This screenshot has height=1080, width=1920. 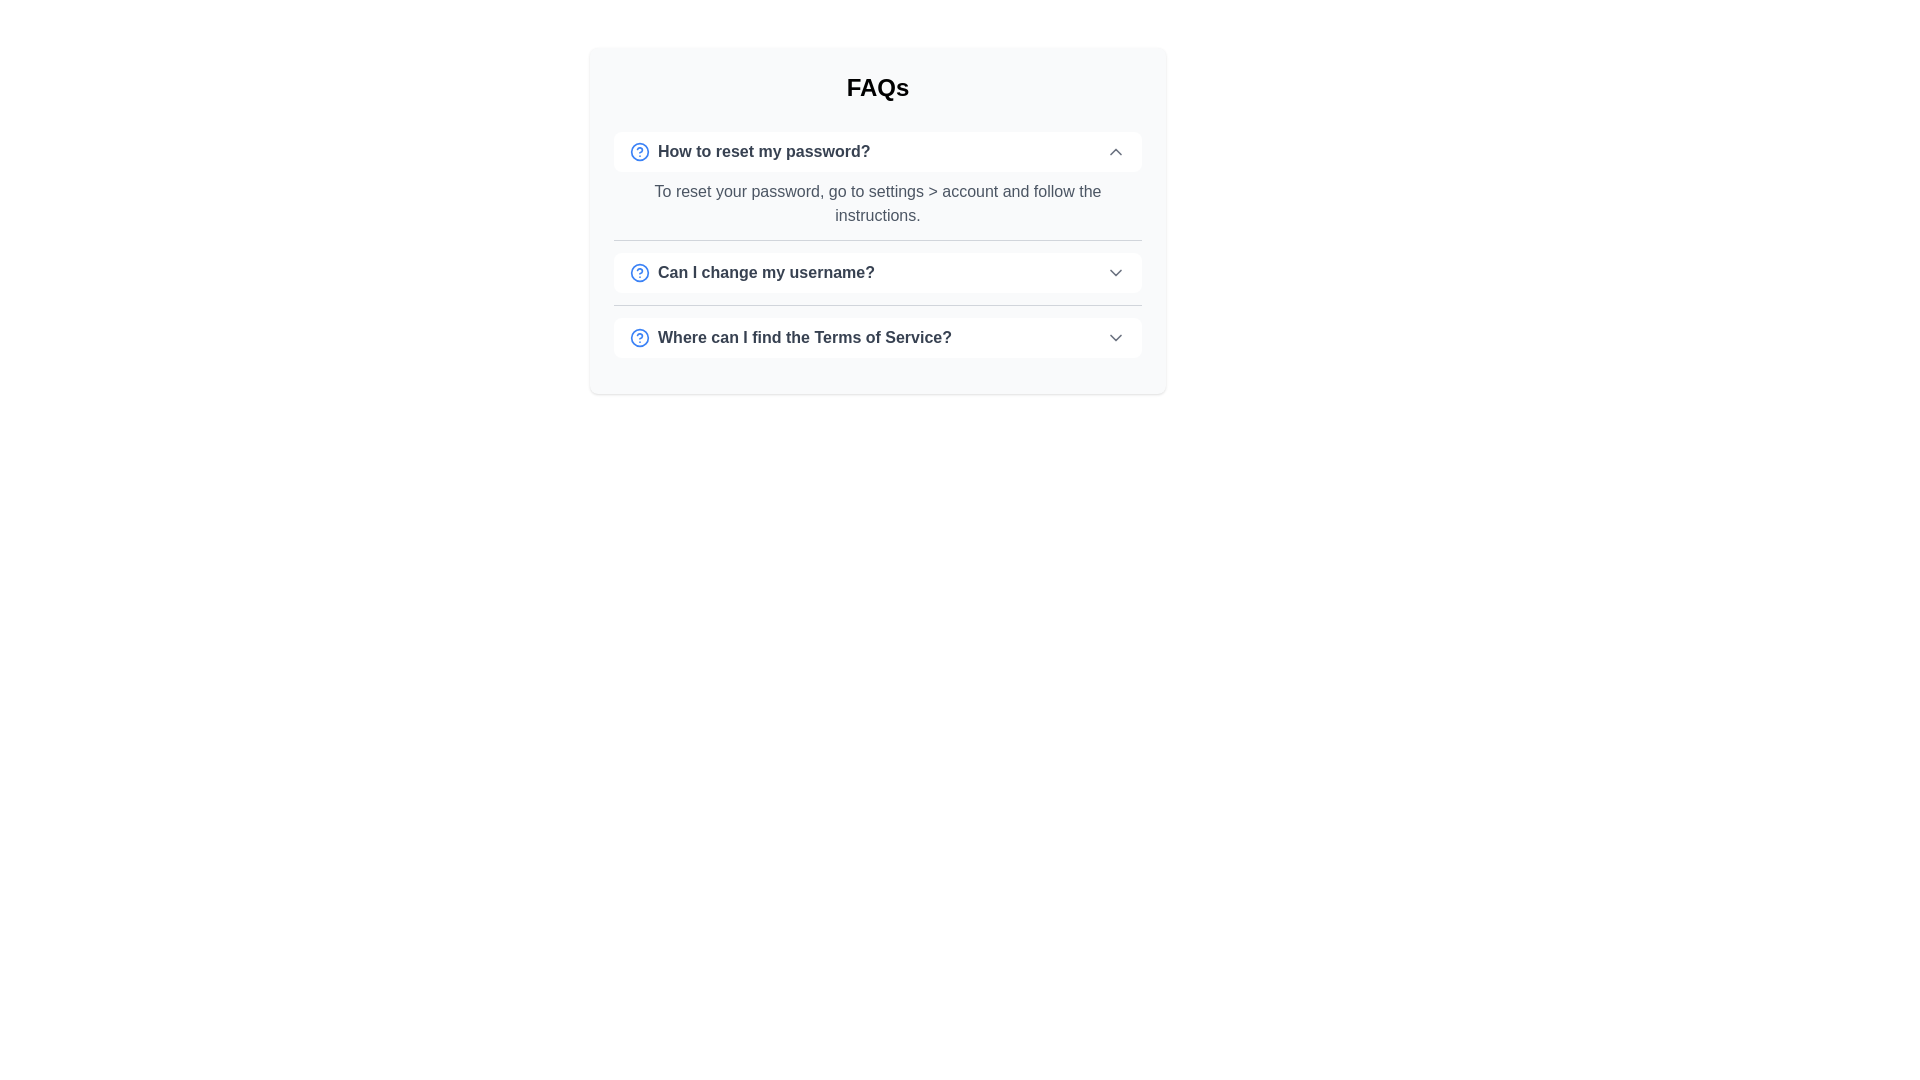 What do you see at coordinates (749, 150) in the screenshot?
I see `the text label displaying the question 'How to reset my password?'` at bounding box center [749, 150].